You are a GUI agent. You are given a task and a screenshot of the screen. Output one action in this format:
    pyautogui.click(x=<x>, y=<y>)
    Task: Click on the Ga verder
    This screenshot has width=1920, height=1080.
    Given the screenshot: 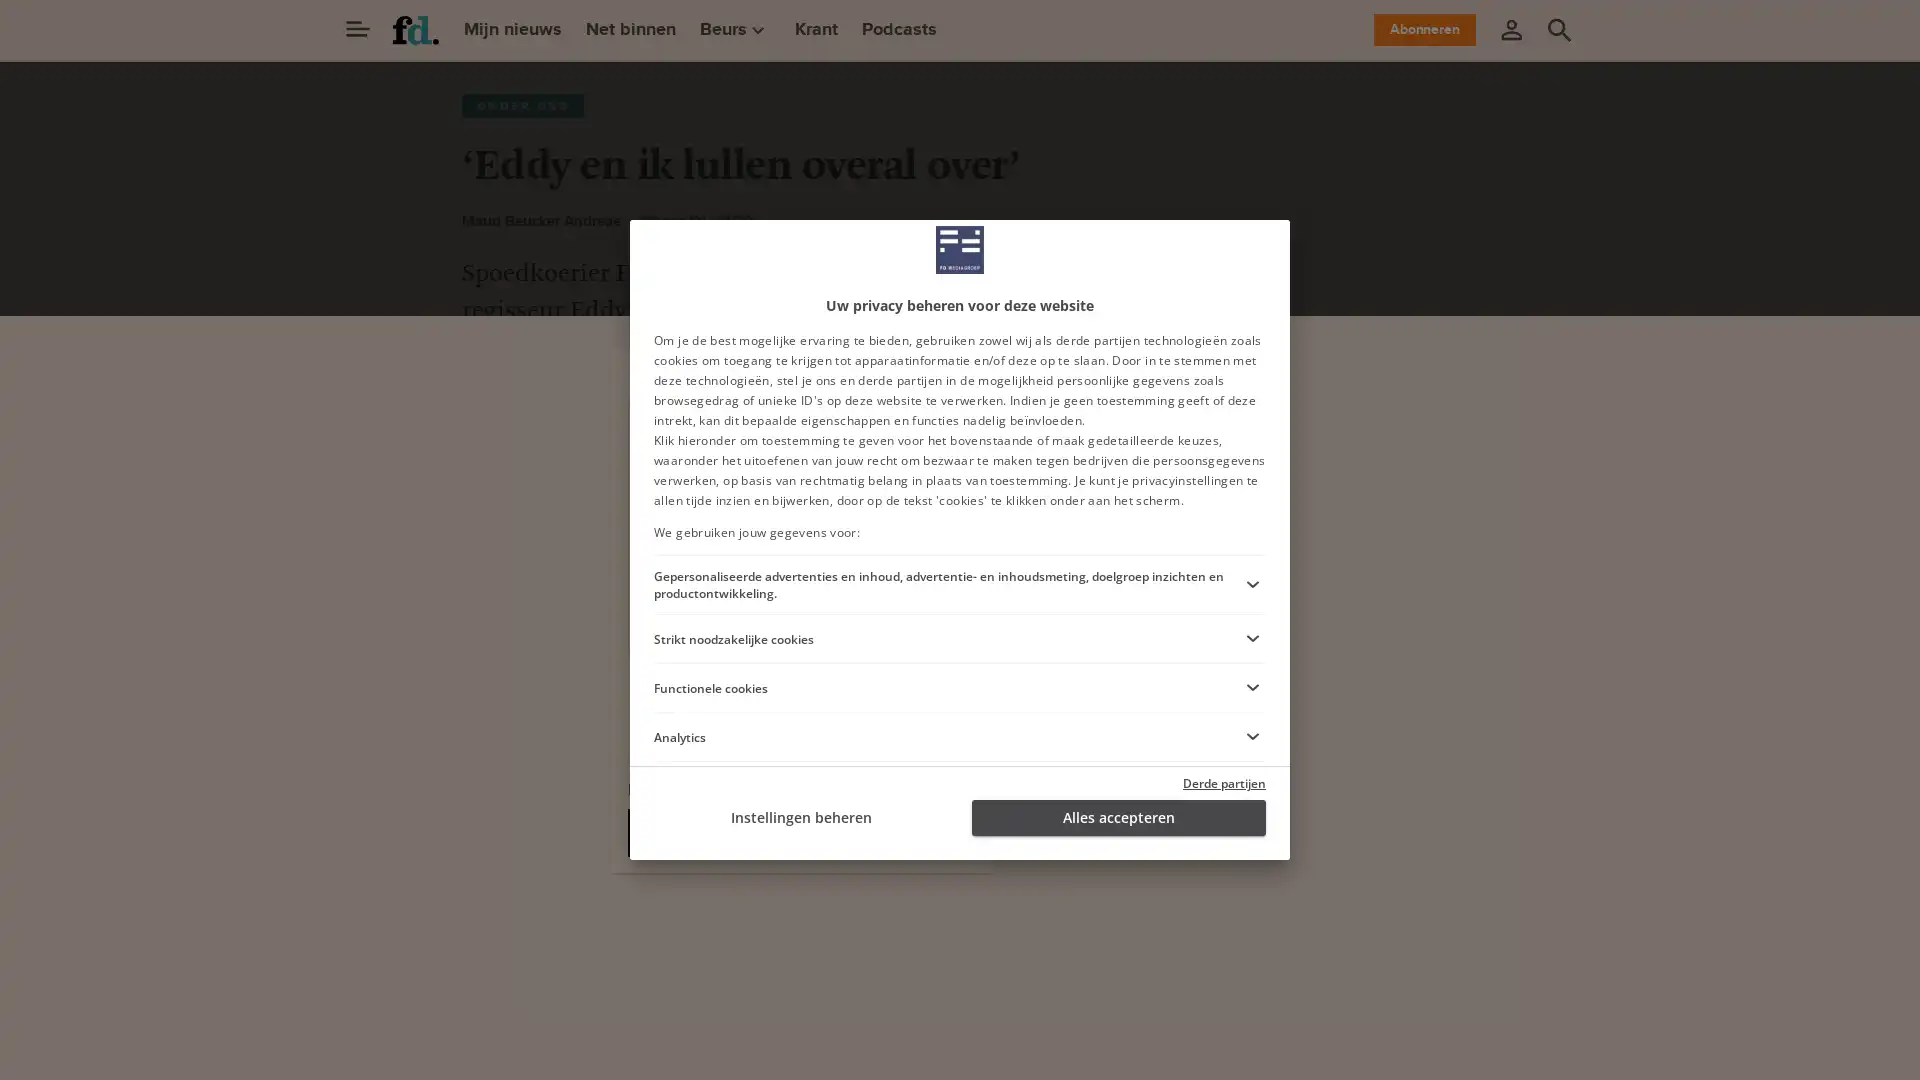 What is the action you would take?
    pyautogui.click(x=801, y=605)
    